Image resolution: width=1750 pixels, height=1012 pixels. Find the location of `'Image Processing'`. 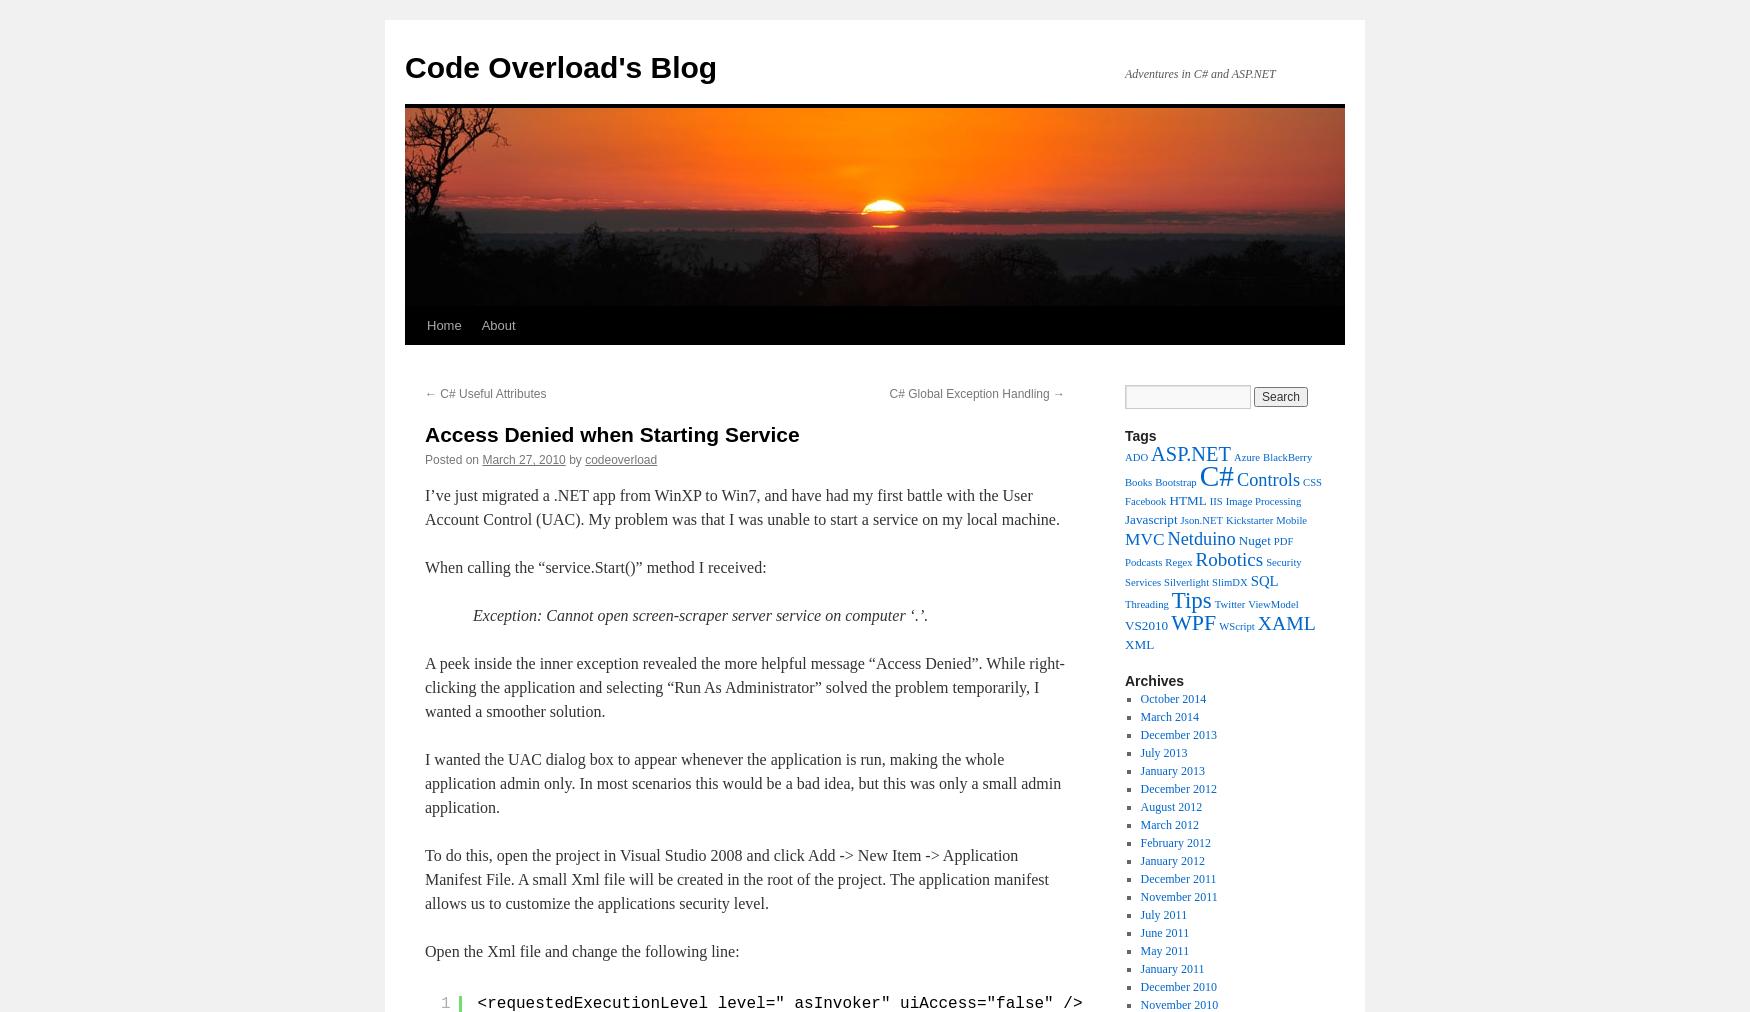

'Image Processing' is located at coordinates (1261, 501).